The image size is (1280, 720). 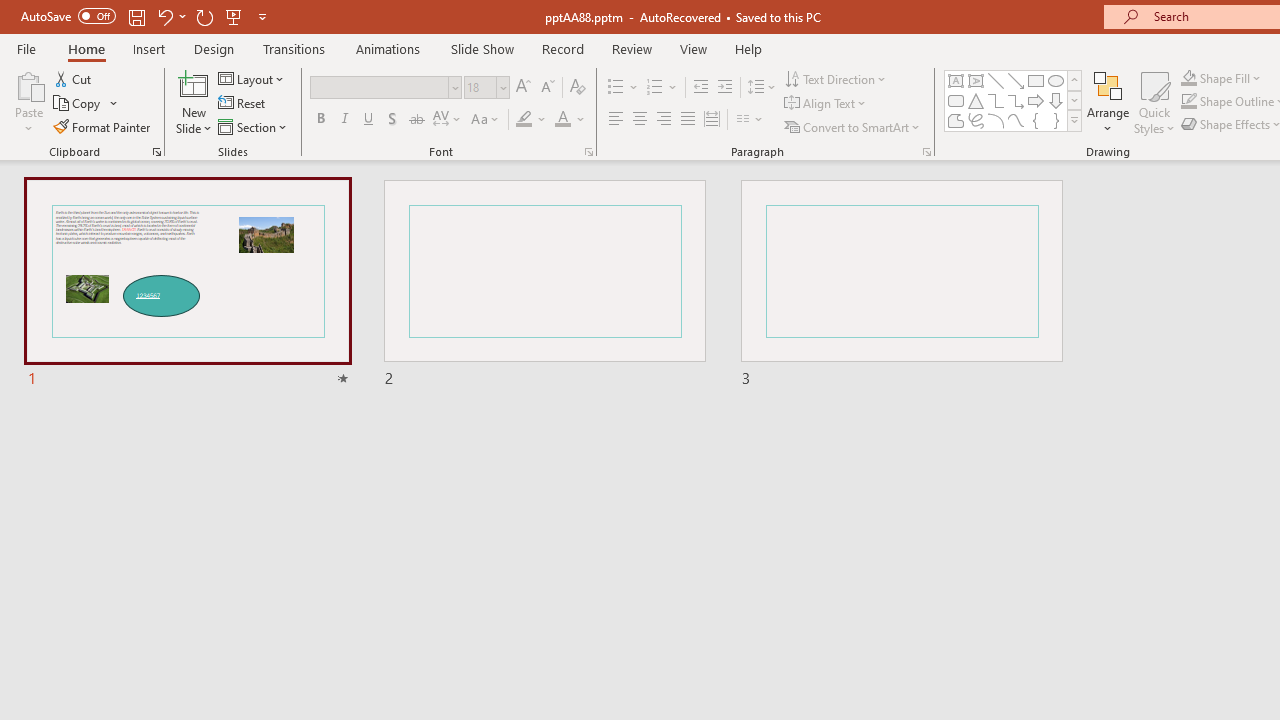 What do you see at coordinates (415, 119) in the screenshot?
I see `'Strikethrough'` at bounding box center [415, 119].